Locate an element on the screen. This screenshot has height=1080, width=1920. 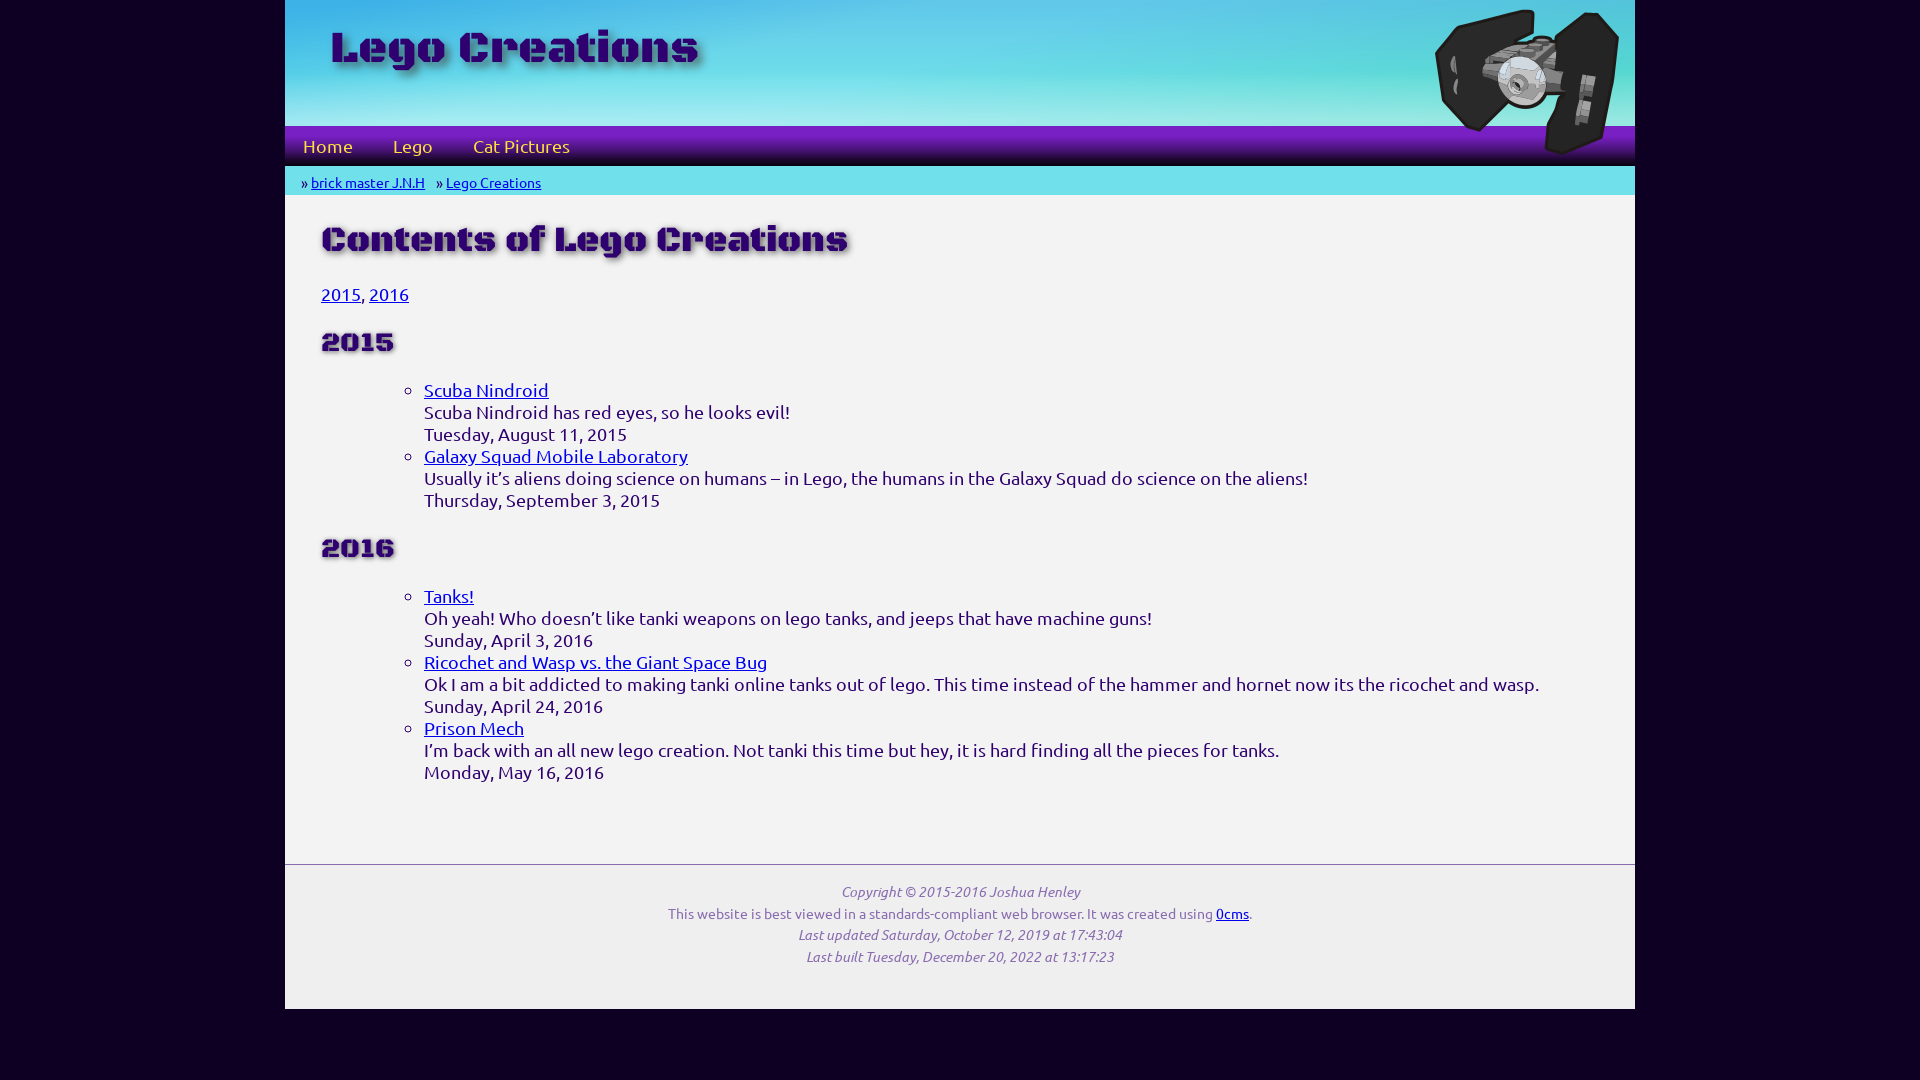
'Lego' is located at coordinates (411, 144).